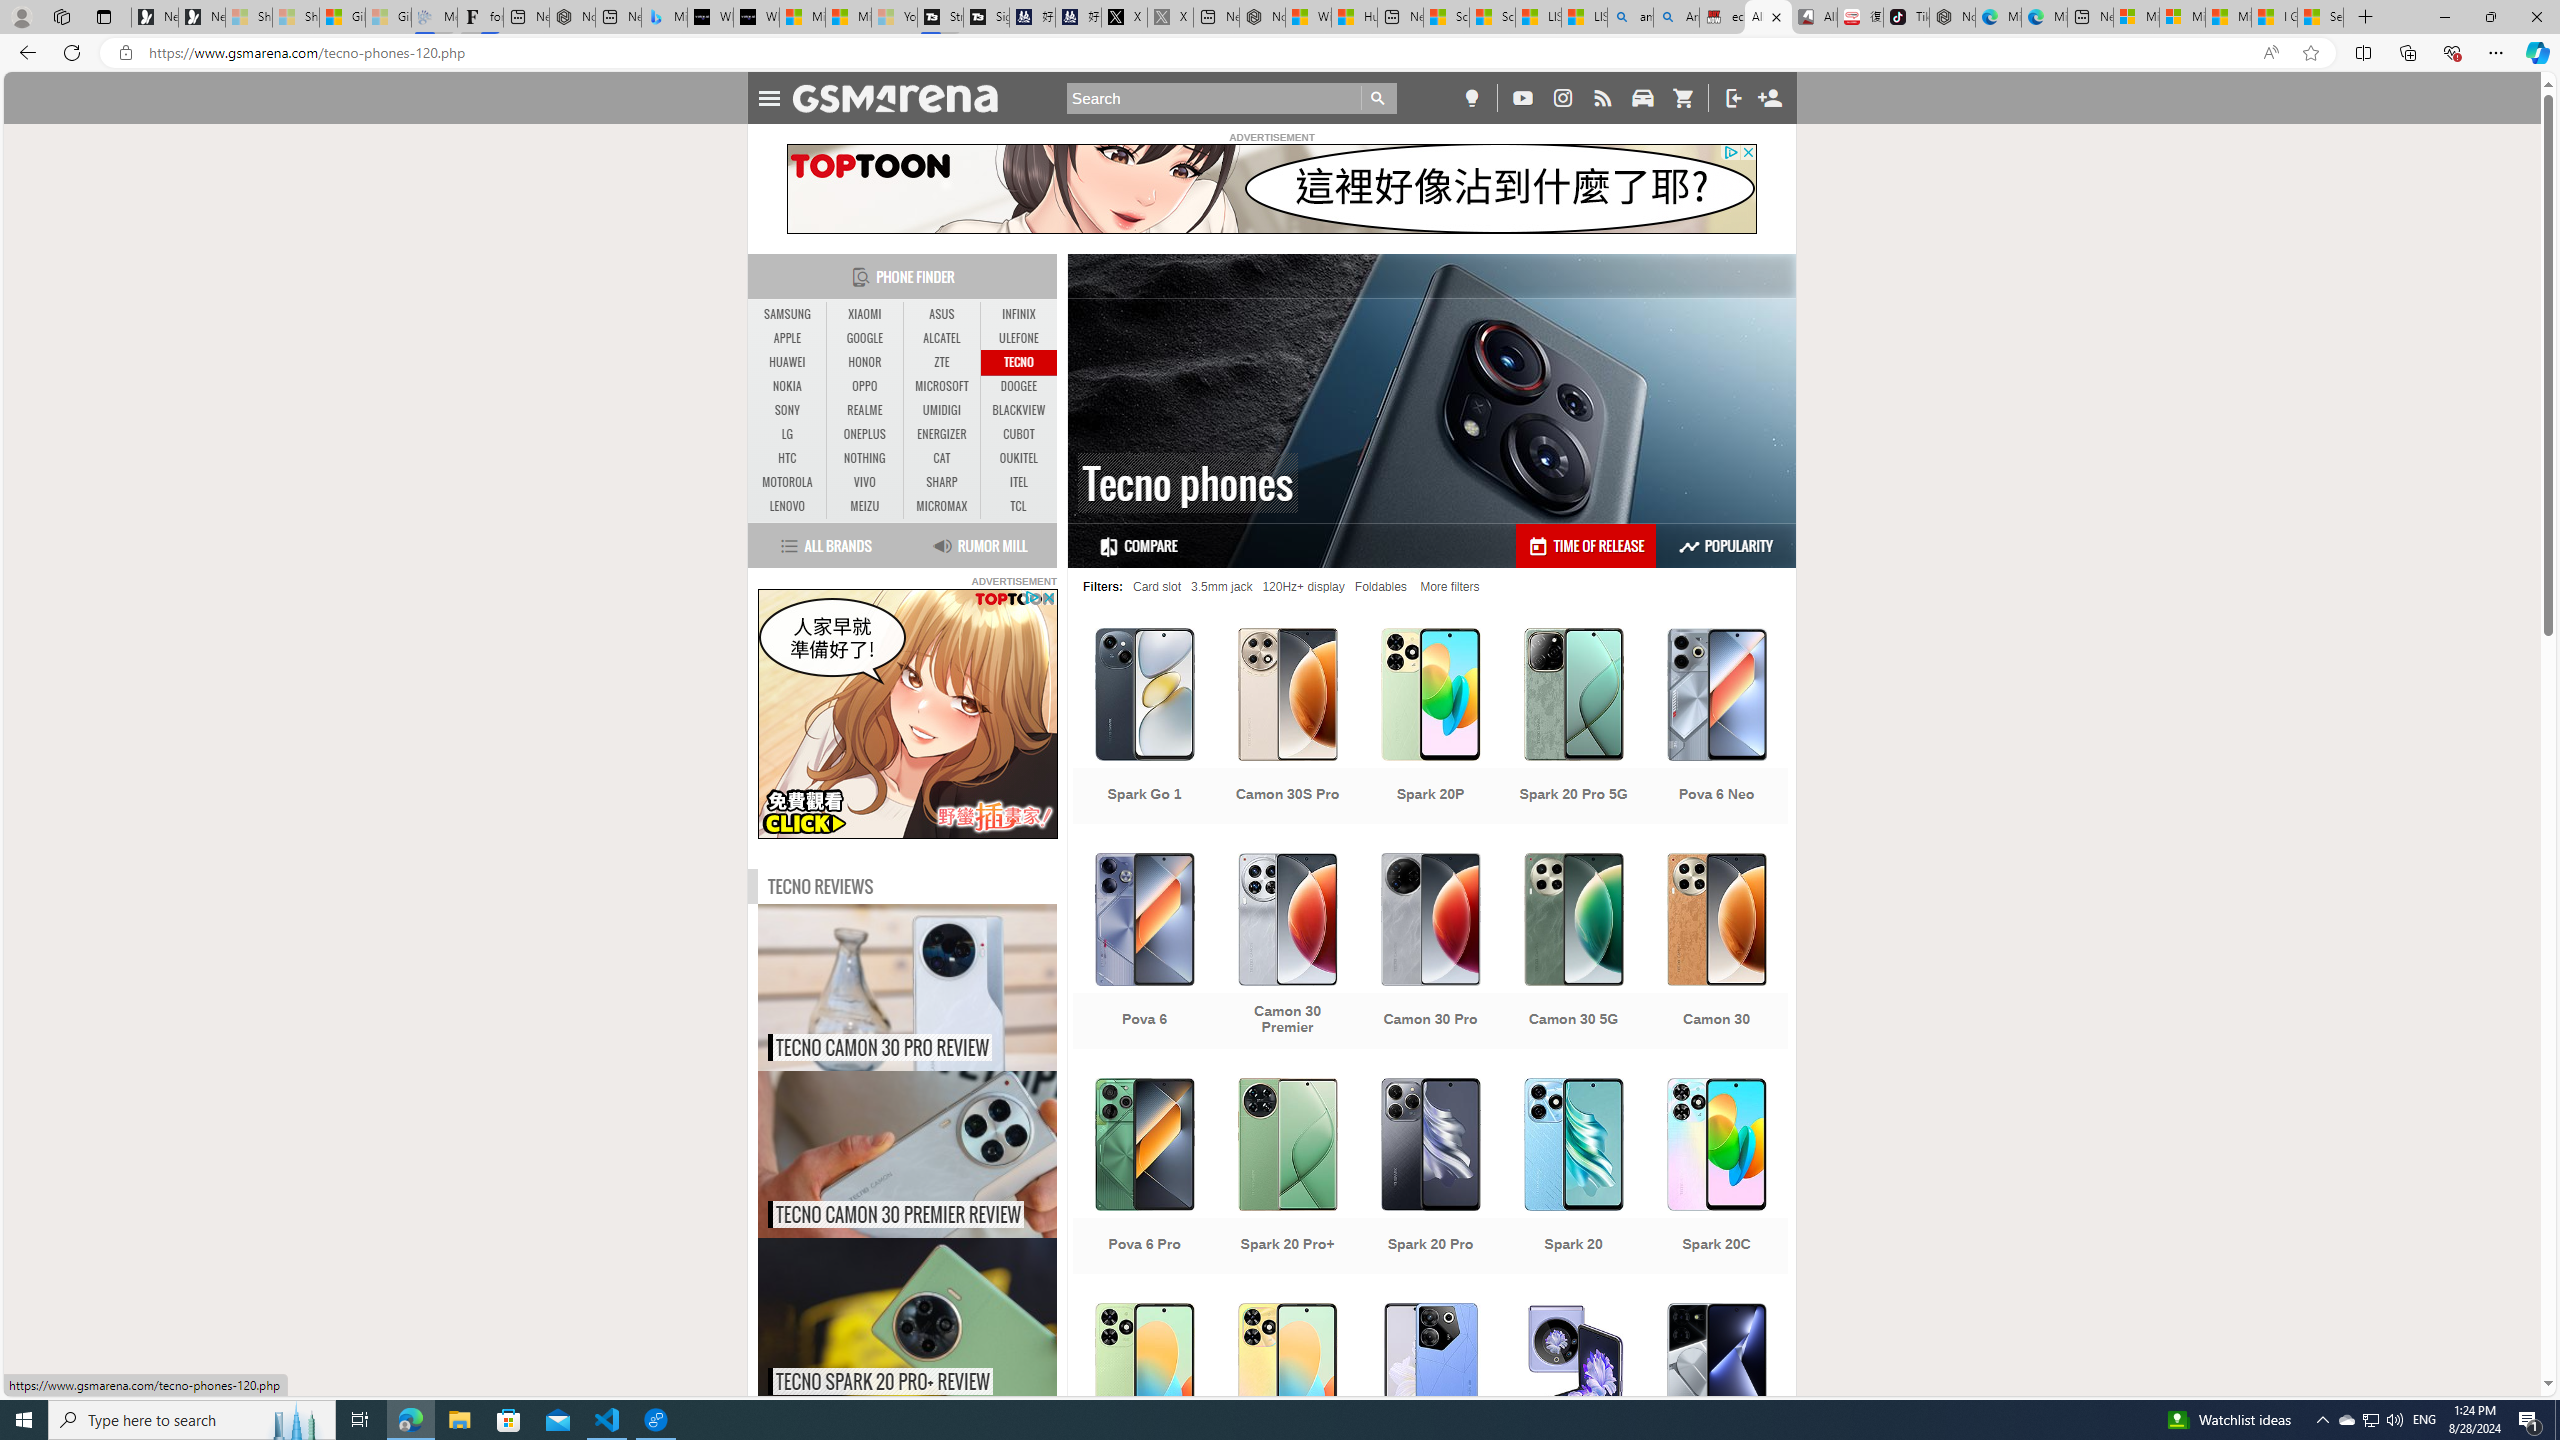  I want to click on 'INFINIX', so click(1018, 314).